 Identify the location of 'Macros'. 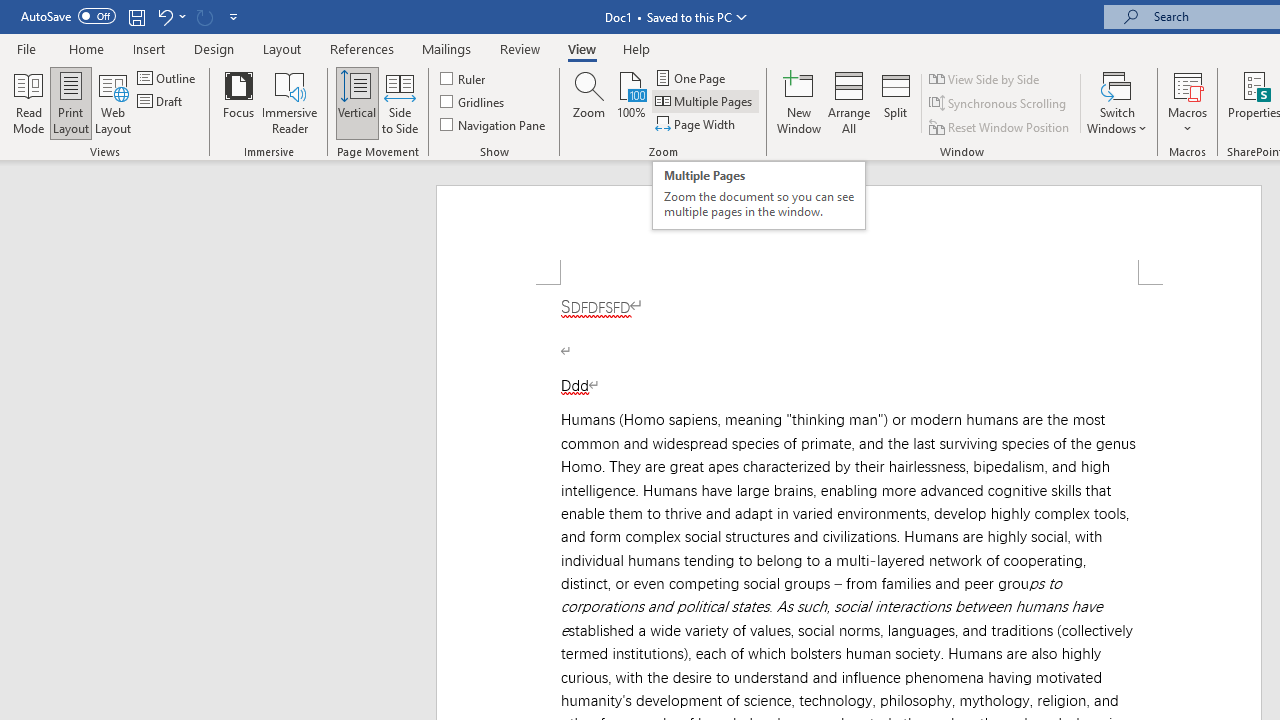
(1187, 103).